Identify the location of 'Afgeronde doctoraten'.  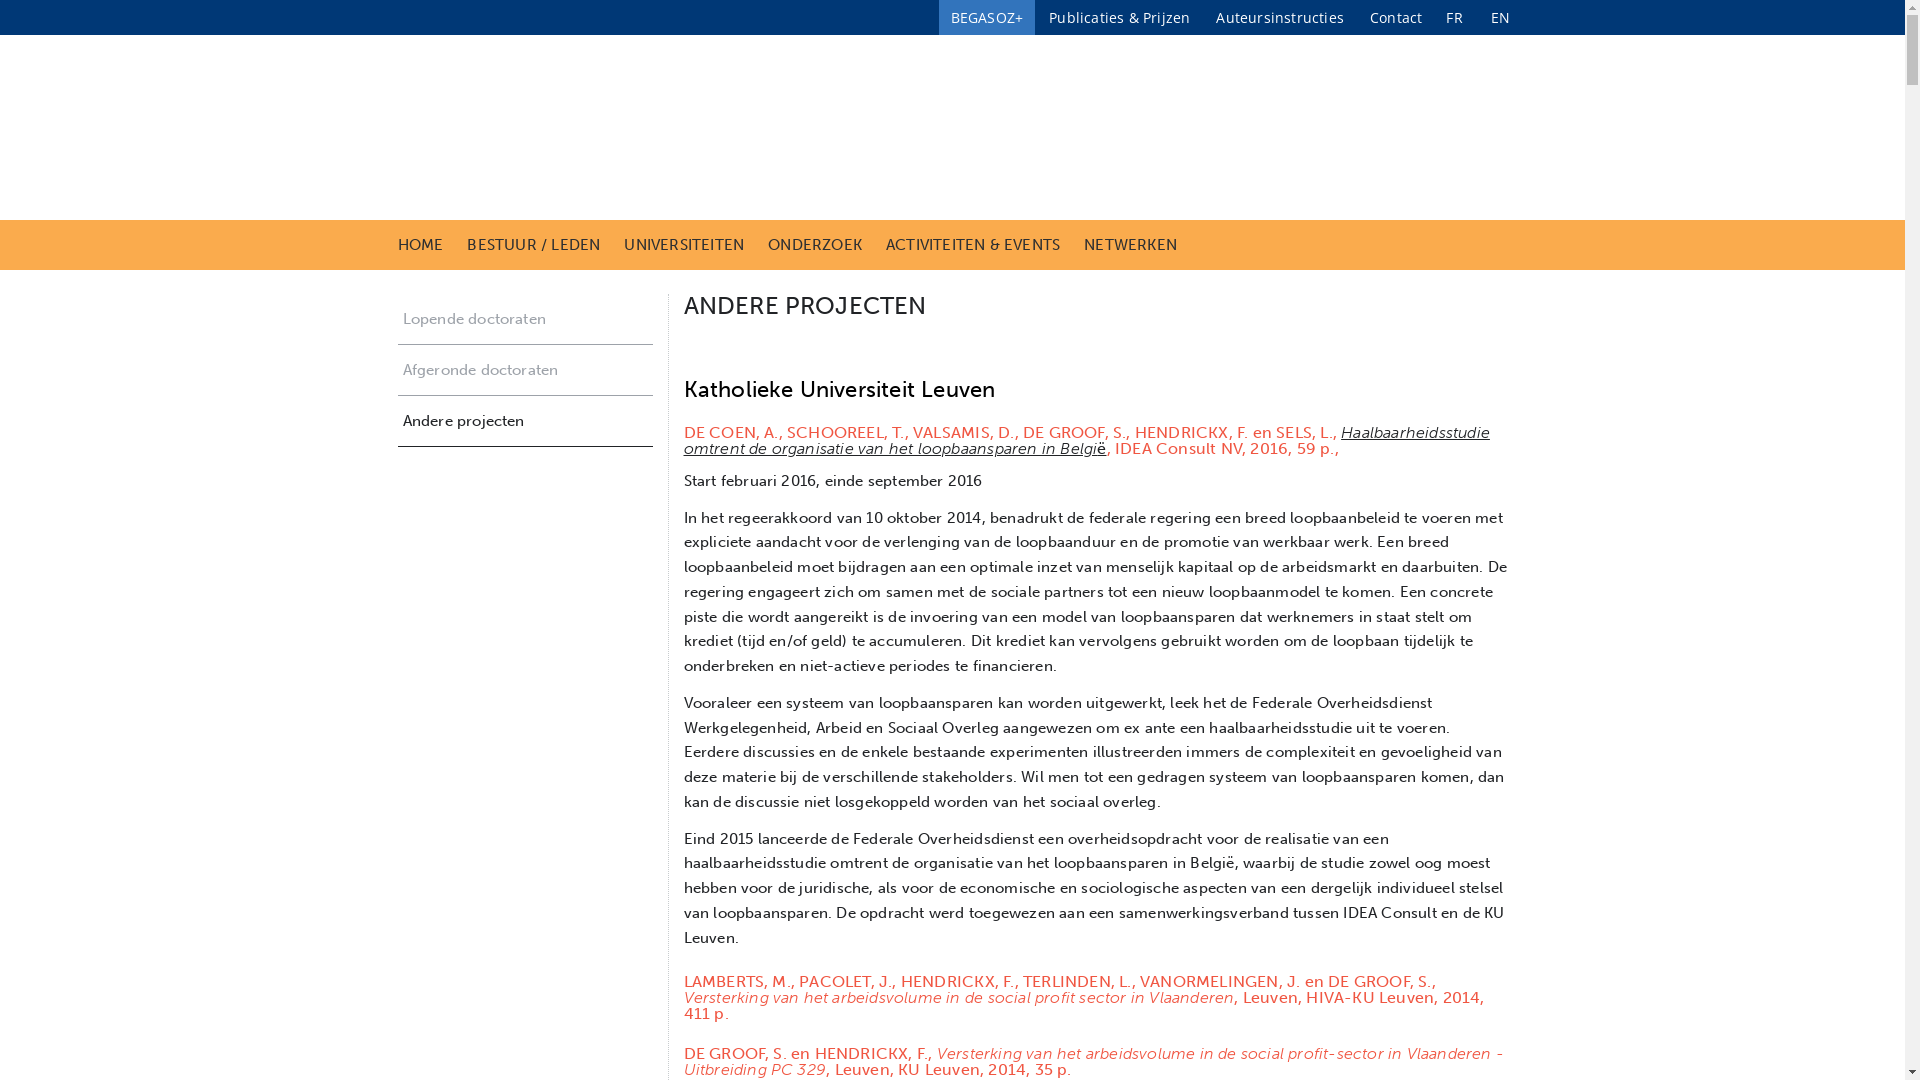
(525, 370).